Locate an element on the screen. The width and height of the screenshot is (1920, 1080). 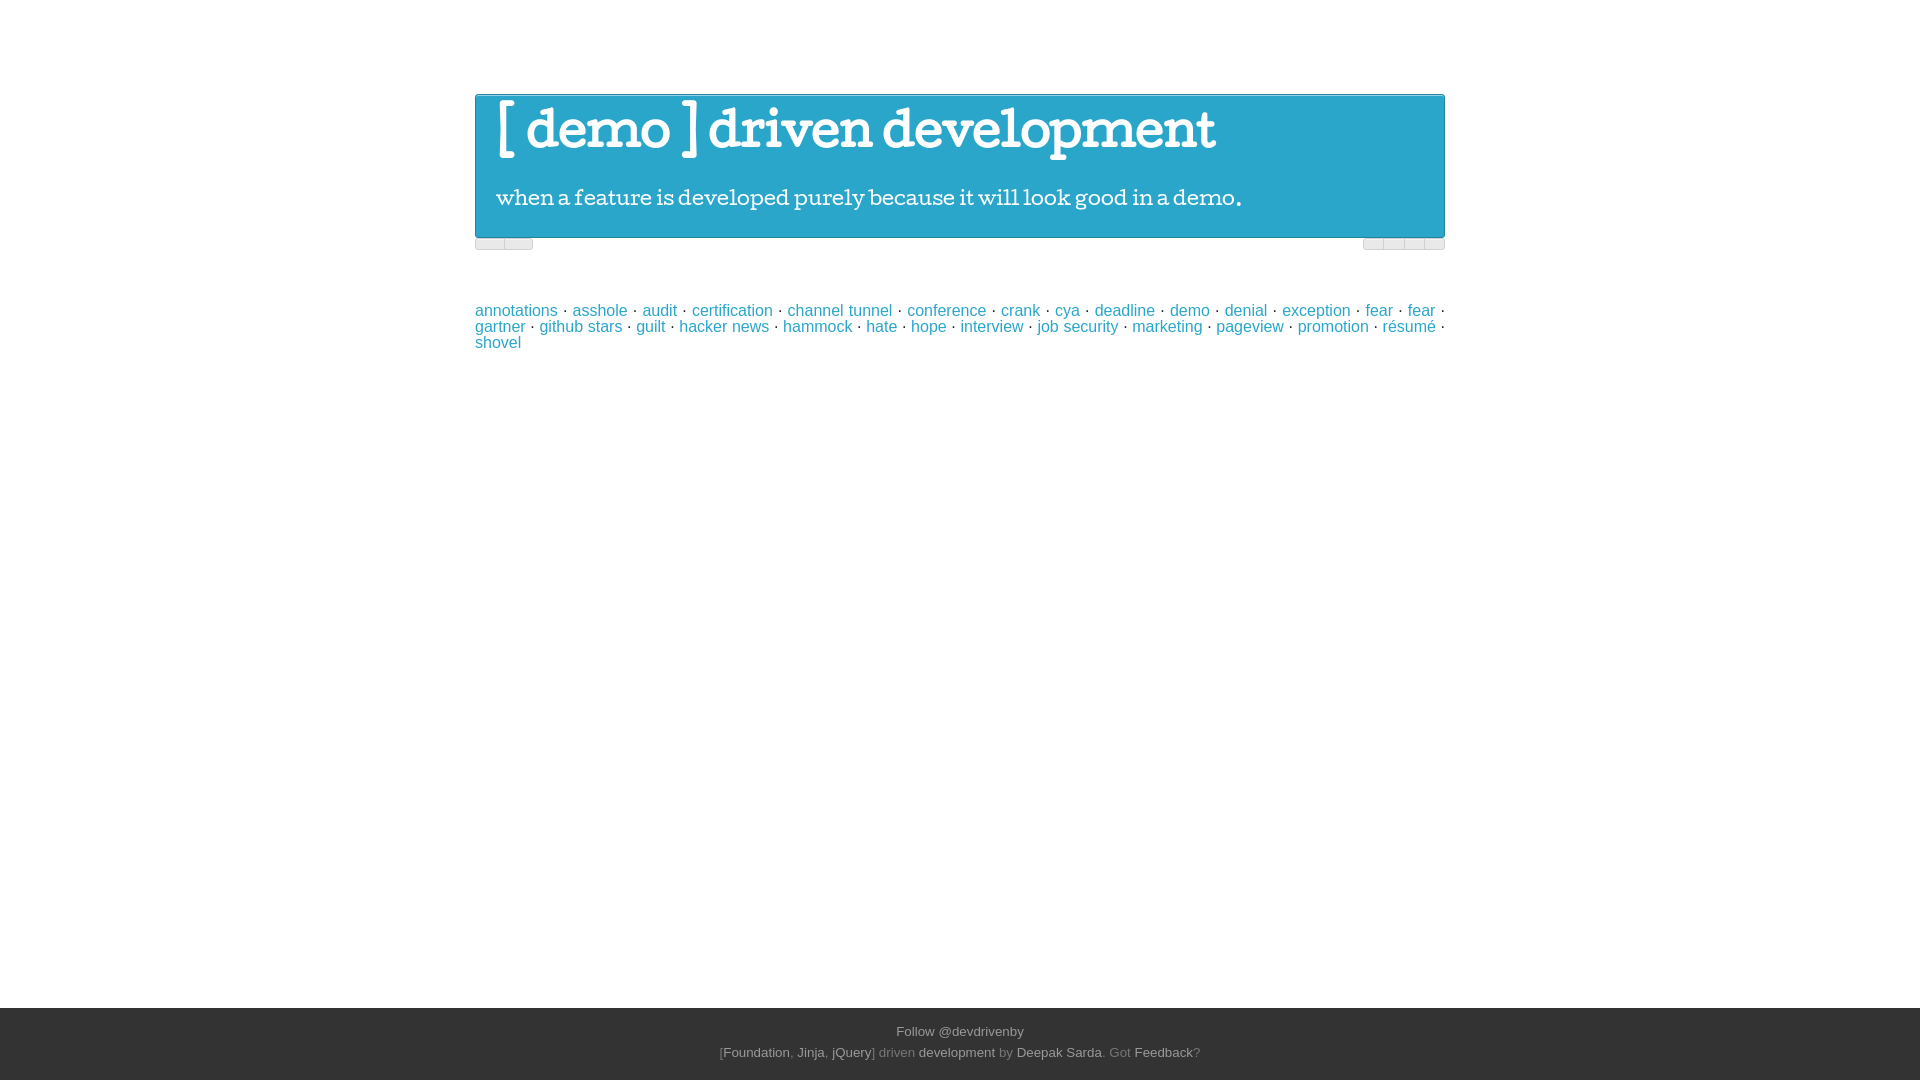
'guilt' is located at coordinates (650, 325).